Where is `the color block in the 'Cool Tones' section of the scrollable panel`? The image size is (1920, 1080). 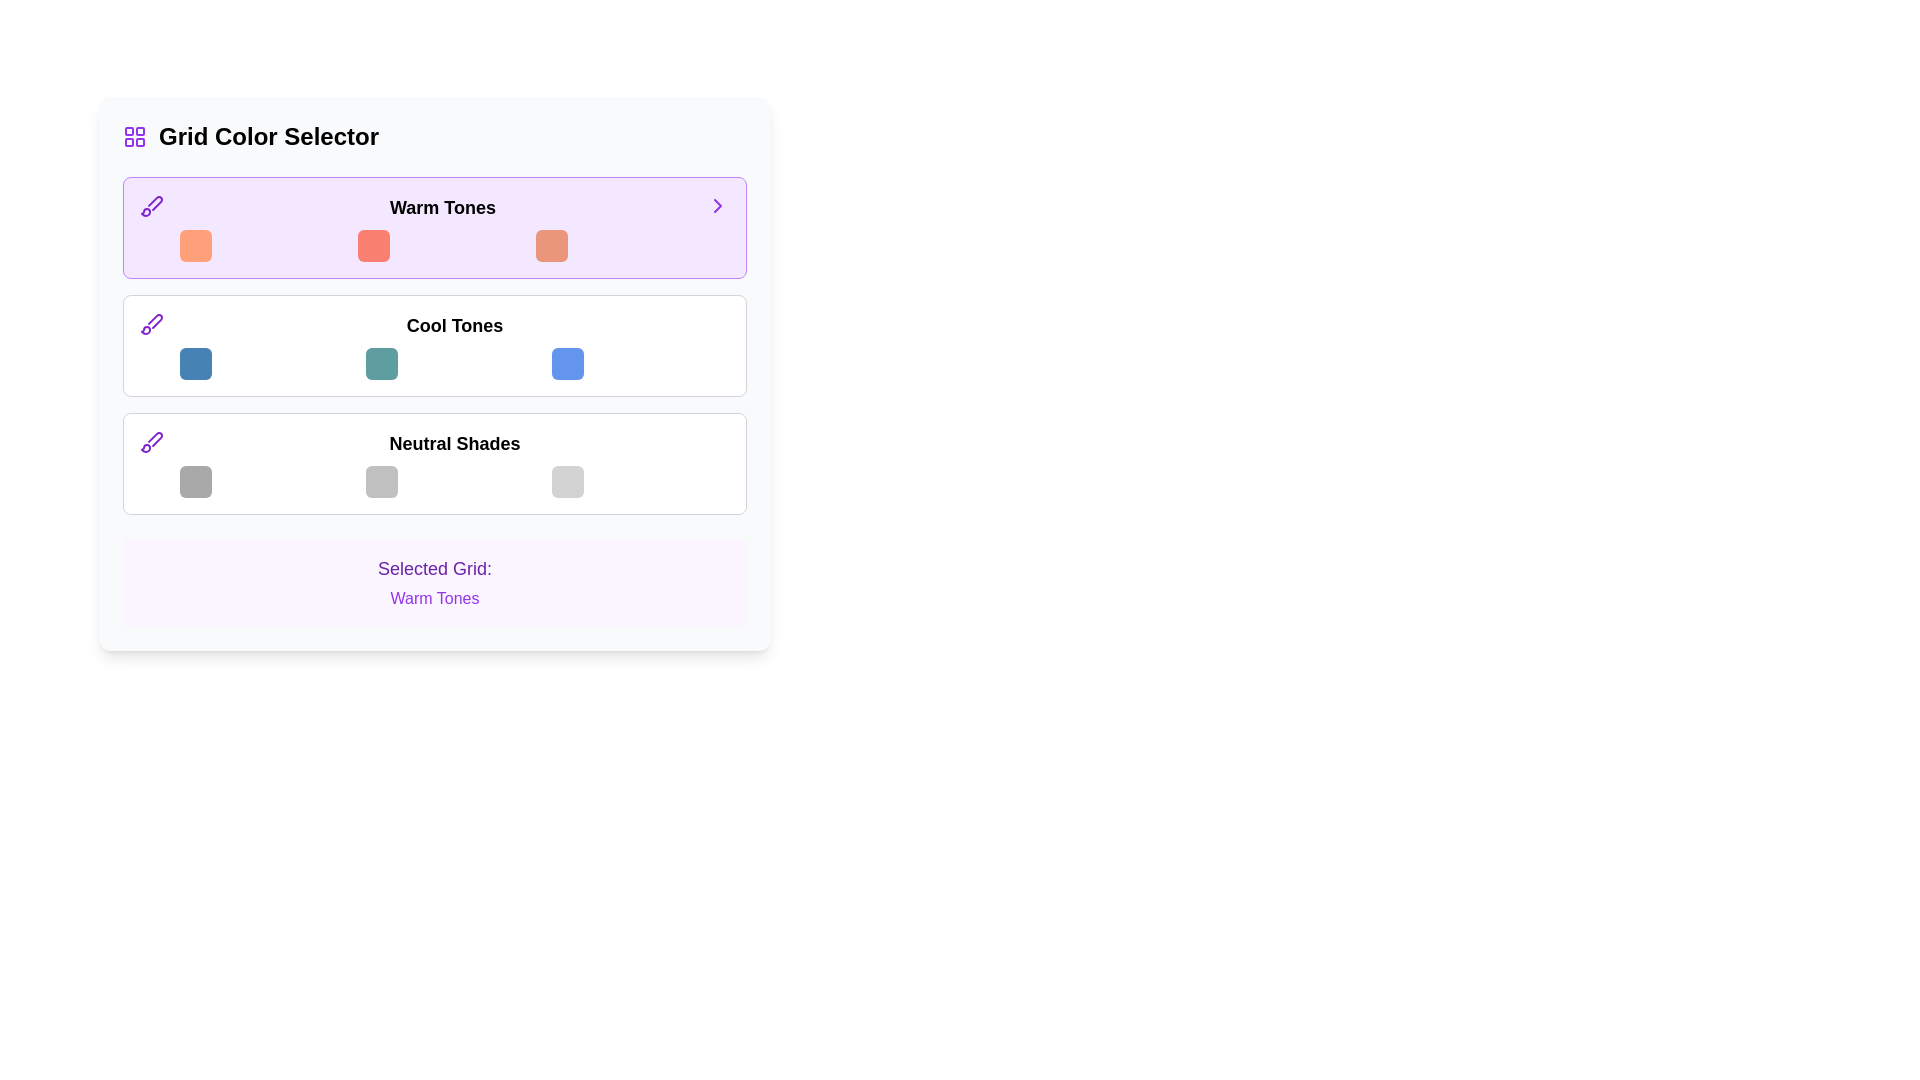 the color block in the 'Cool Tones' section of the scrollable panel is located at coordinates (434, 345).